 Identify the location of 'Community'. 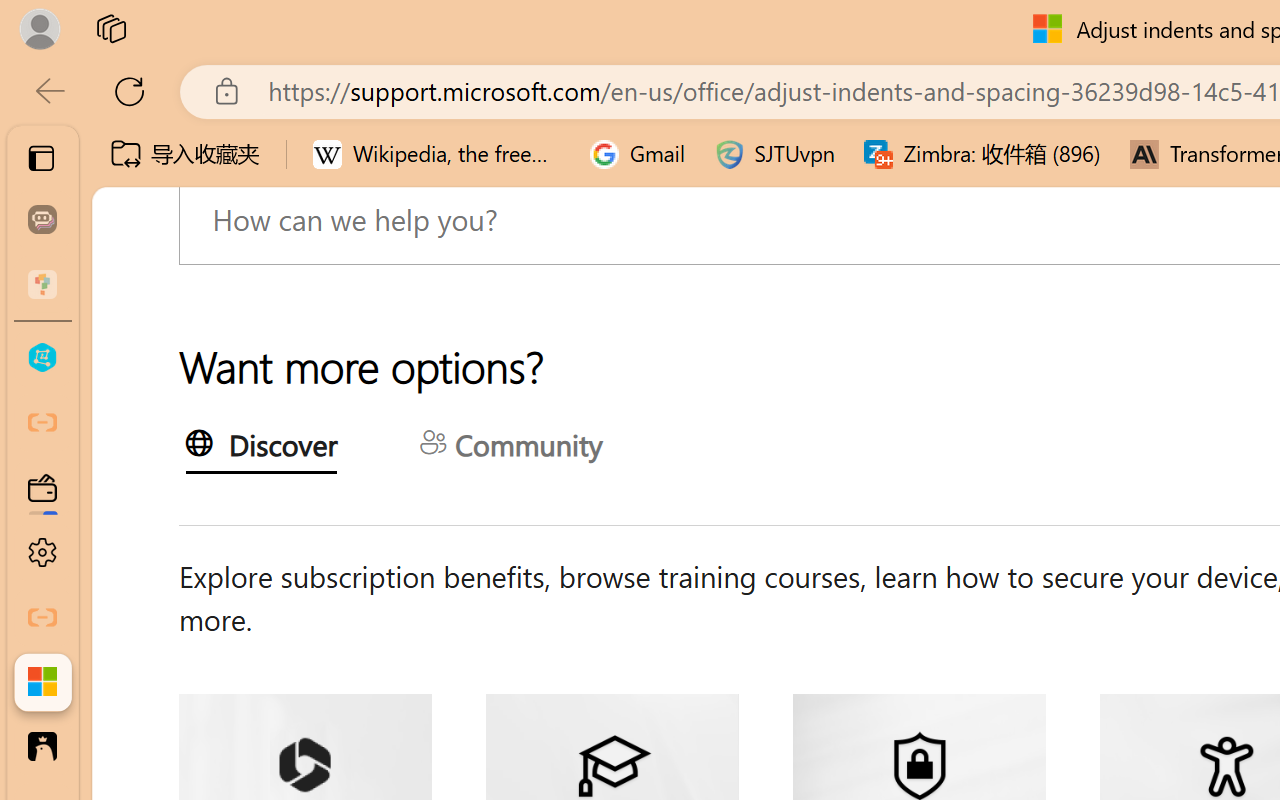
(510, 446).